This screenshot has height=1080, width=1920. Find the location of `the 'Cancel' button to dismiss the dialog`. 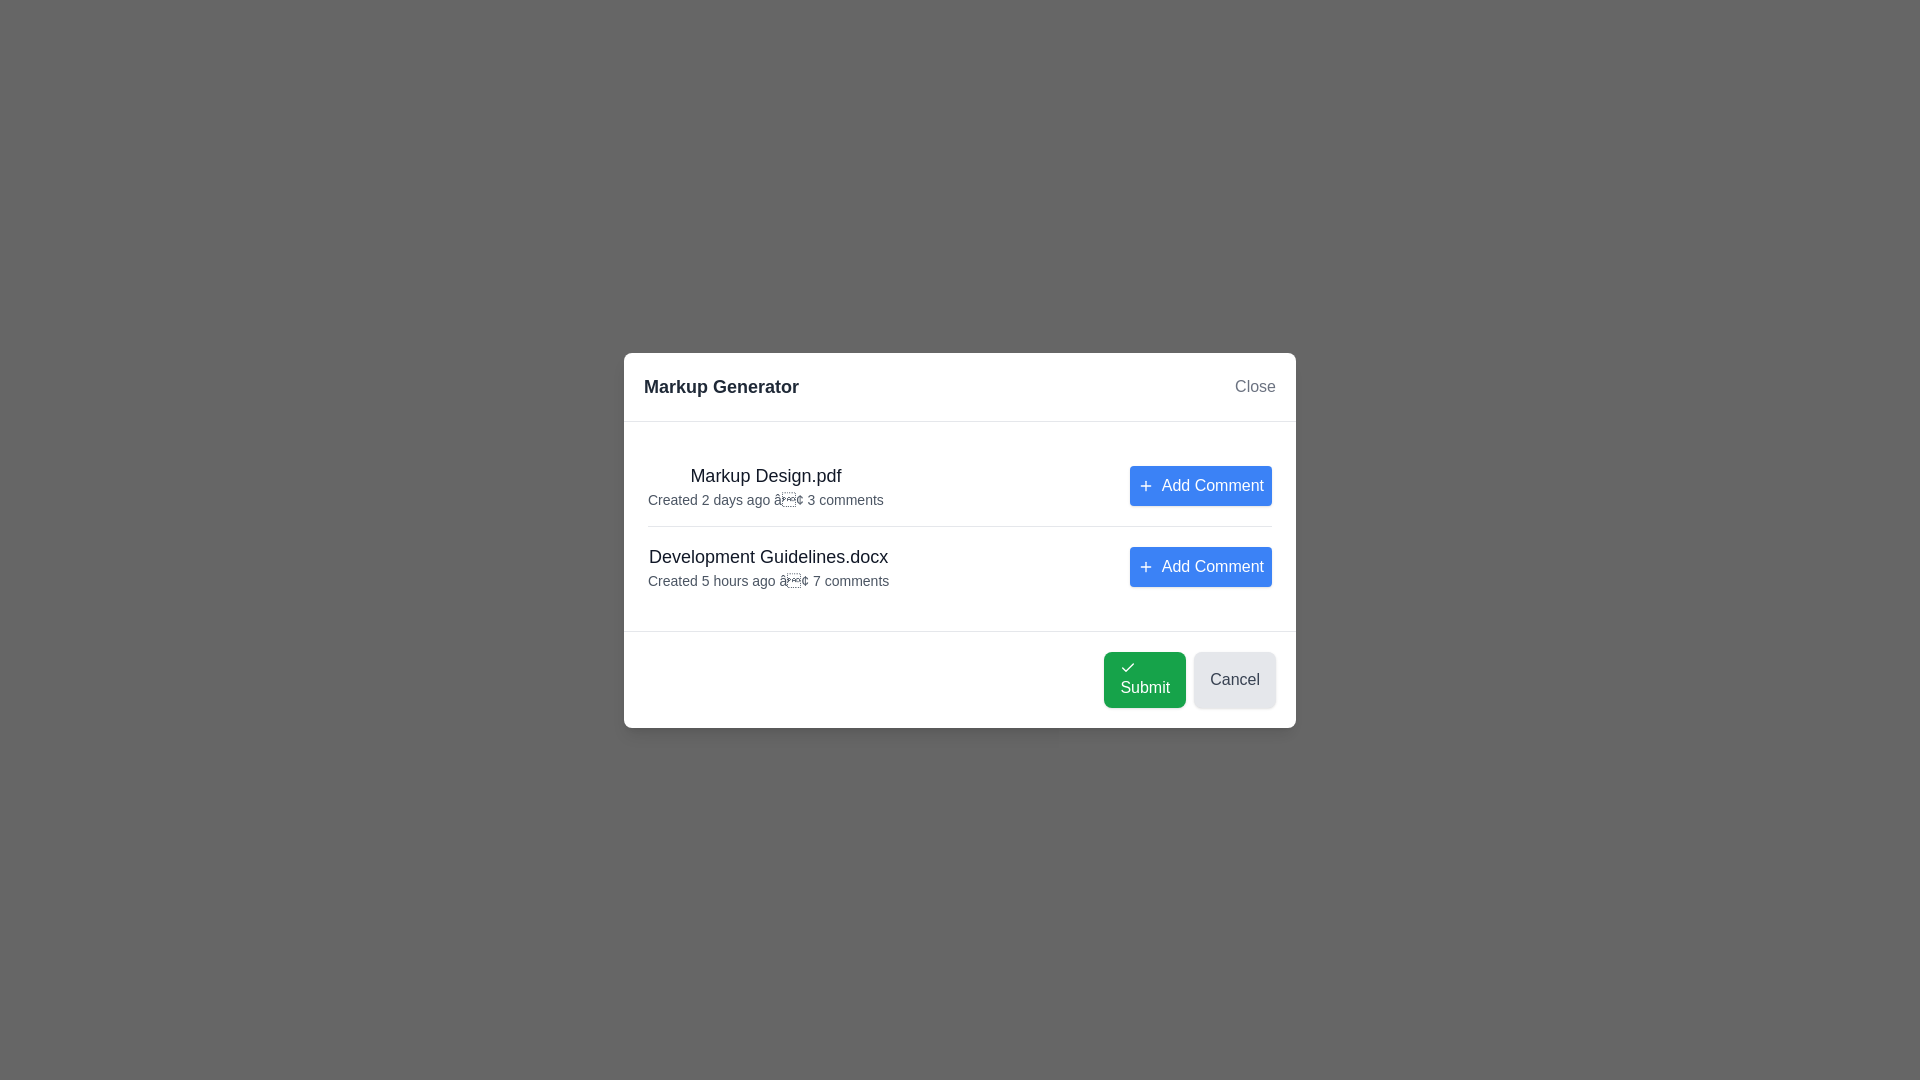

the 'Cancel' button to dismiss the dialog is located at coordinates (1234, 678).